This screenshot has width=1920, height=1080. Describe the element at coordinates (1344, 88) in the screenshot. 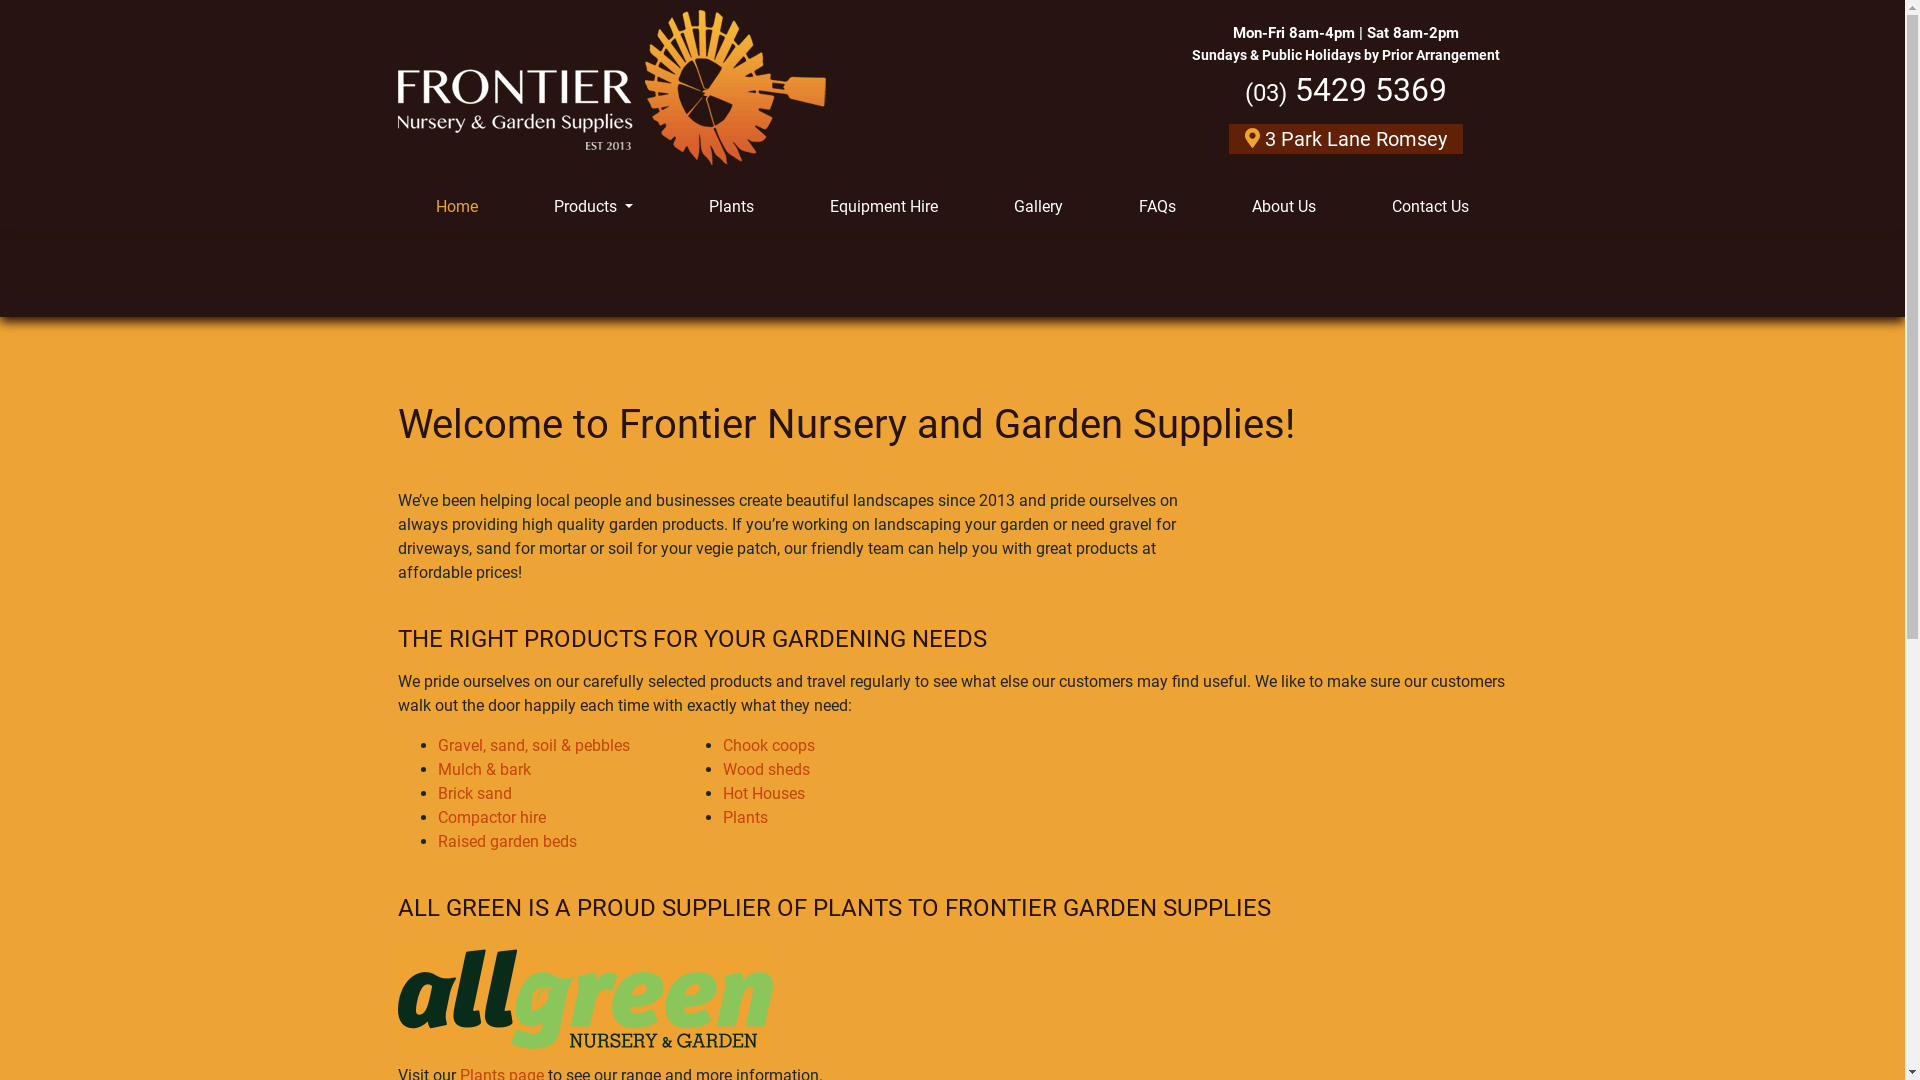

I see `'(03) 5429 5369'` at that location.